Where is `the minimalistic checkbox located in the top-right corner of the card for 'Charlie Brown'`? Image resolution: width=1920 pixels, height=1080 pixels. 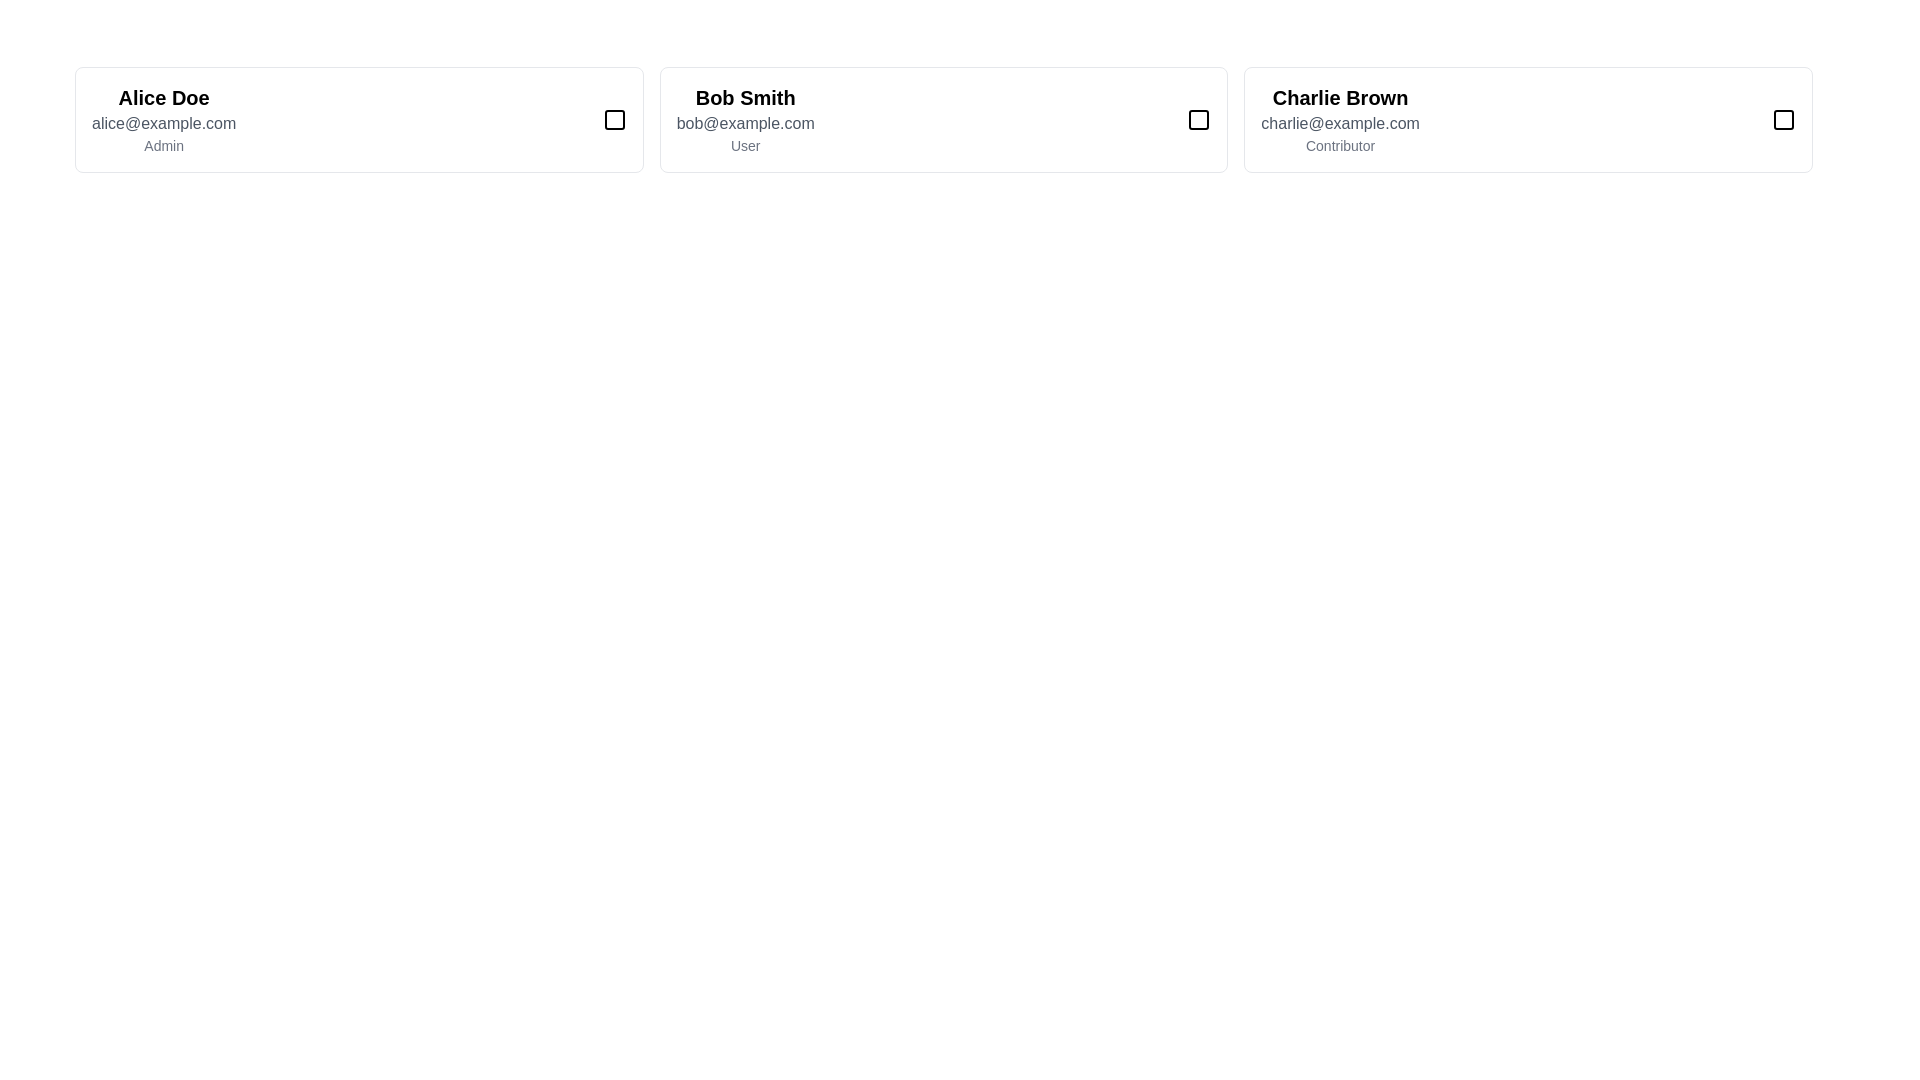 the minimalistic checkbox located in the top-right corner of the card for 'Charlie Brown' is located at coordinates (1784, 119).